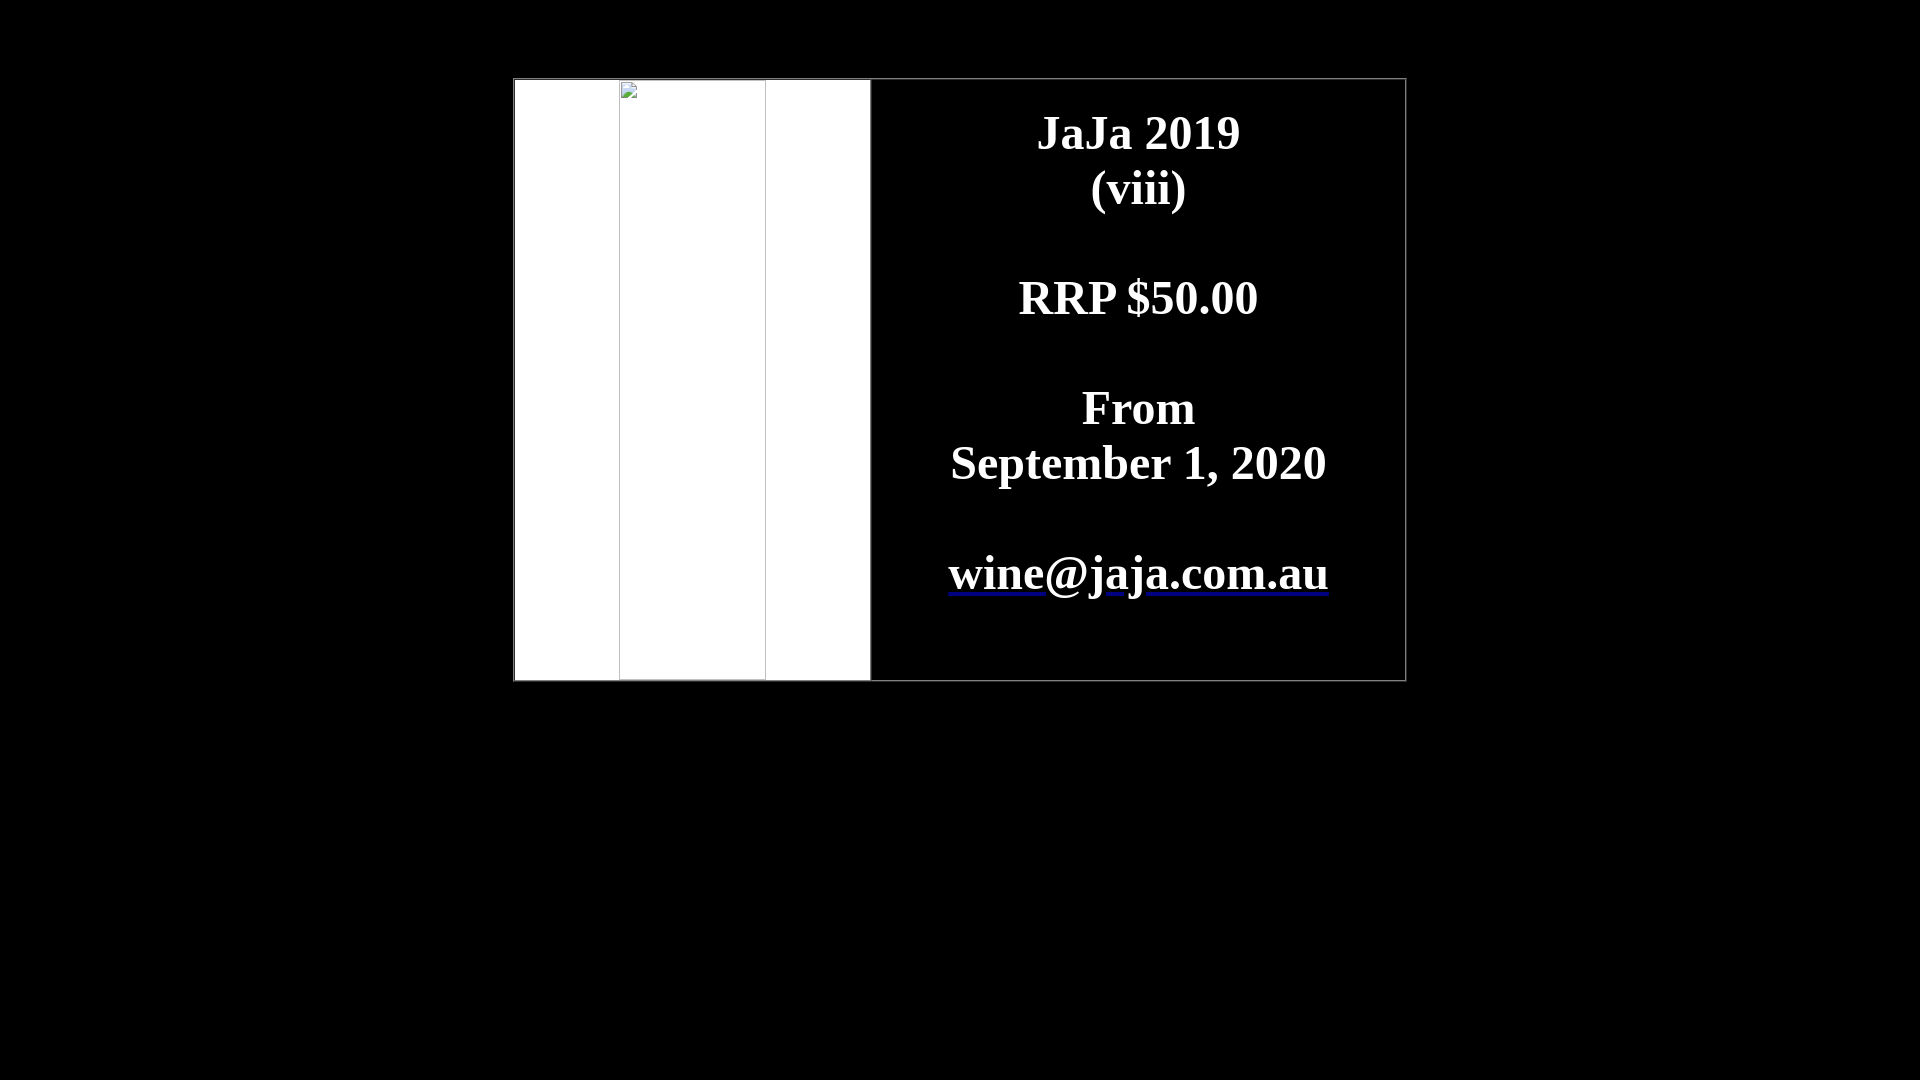 The image size is (1920, 1080). What do you see at coordinates (1138, 572) in the screenshot?
I see `'wine@jaja.com.au'` at bounding box center [1138, 572].